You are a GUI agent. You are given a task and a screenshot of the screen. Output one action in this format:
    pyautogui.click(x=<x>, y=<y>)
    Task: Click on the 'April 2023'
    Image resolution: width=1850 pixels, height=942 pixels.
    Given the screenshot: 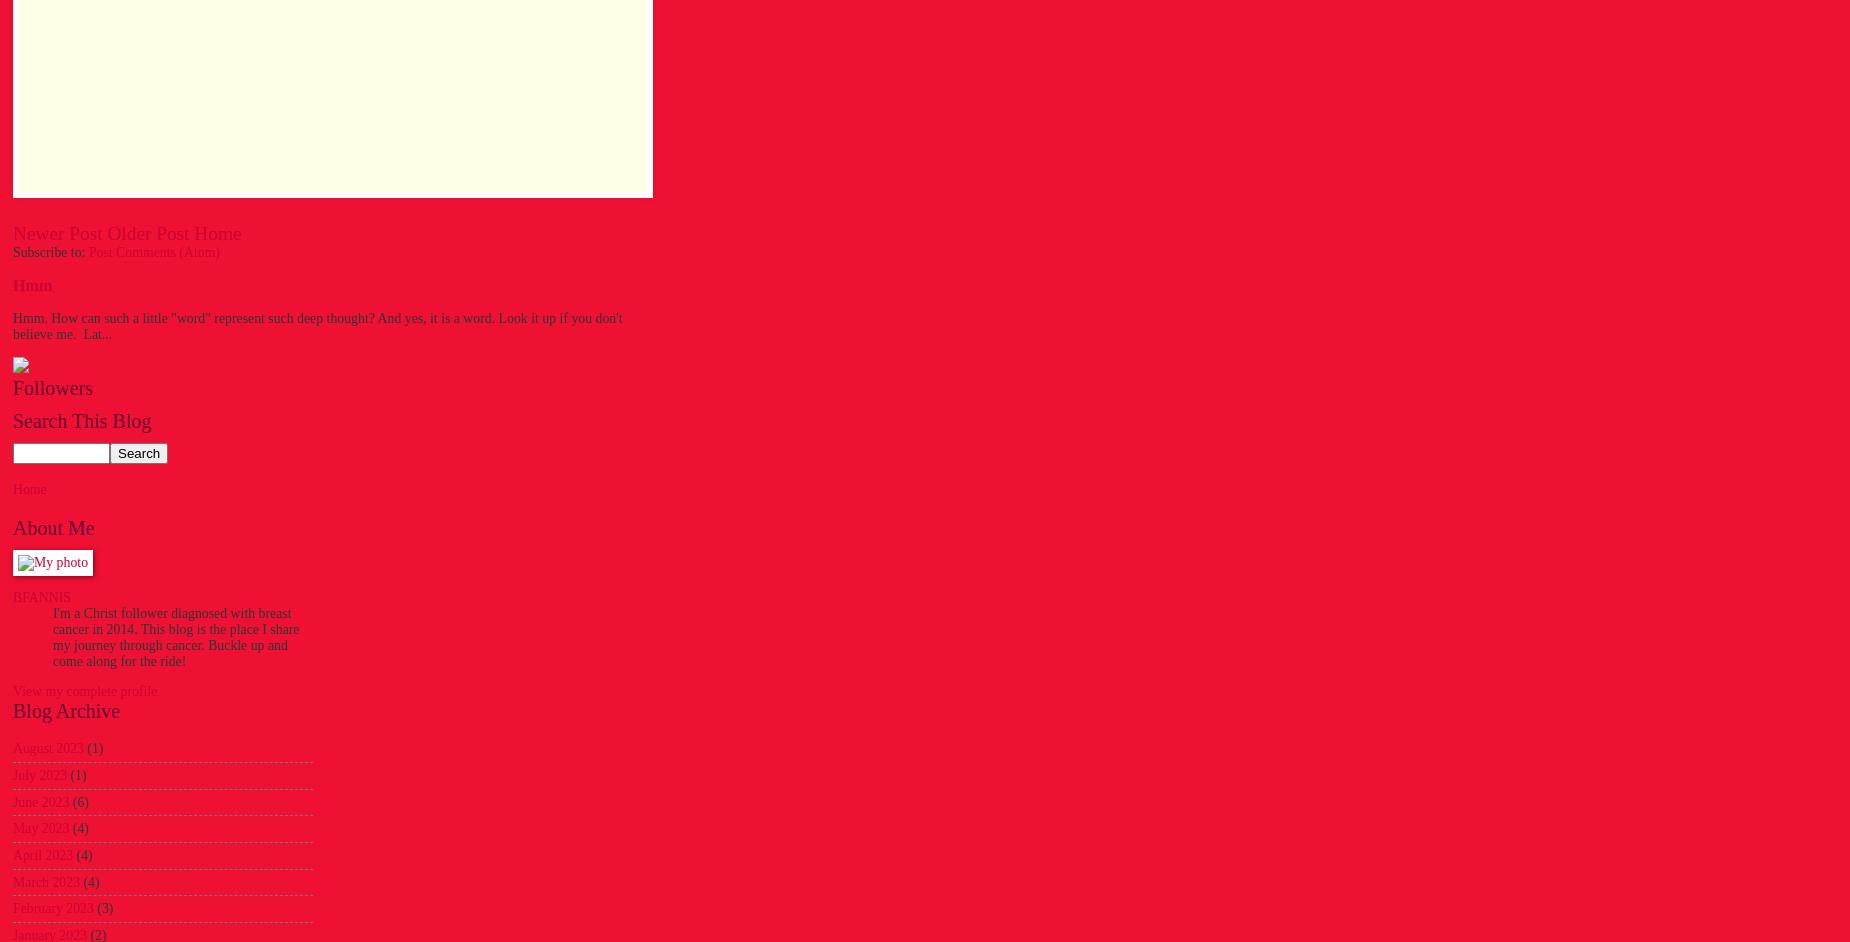 What is the action you would take?
    pyautogui.click(x=41, y=854)
    